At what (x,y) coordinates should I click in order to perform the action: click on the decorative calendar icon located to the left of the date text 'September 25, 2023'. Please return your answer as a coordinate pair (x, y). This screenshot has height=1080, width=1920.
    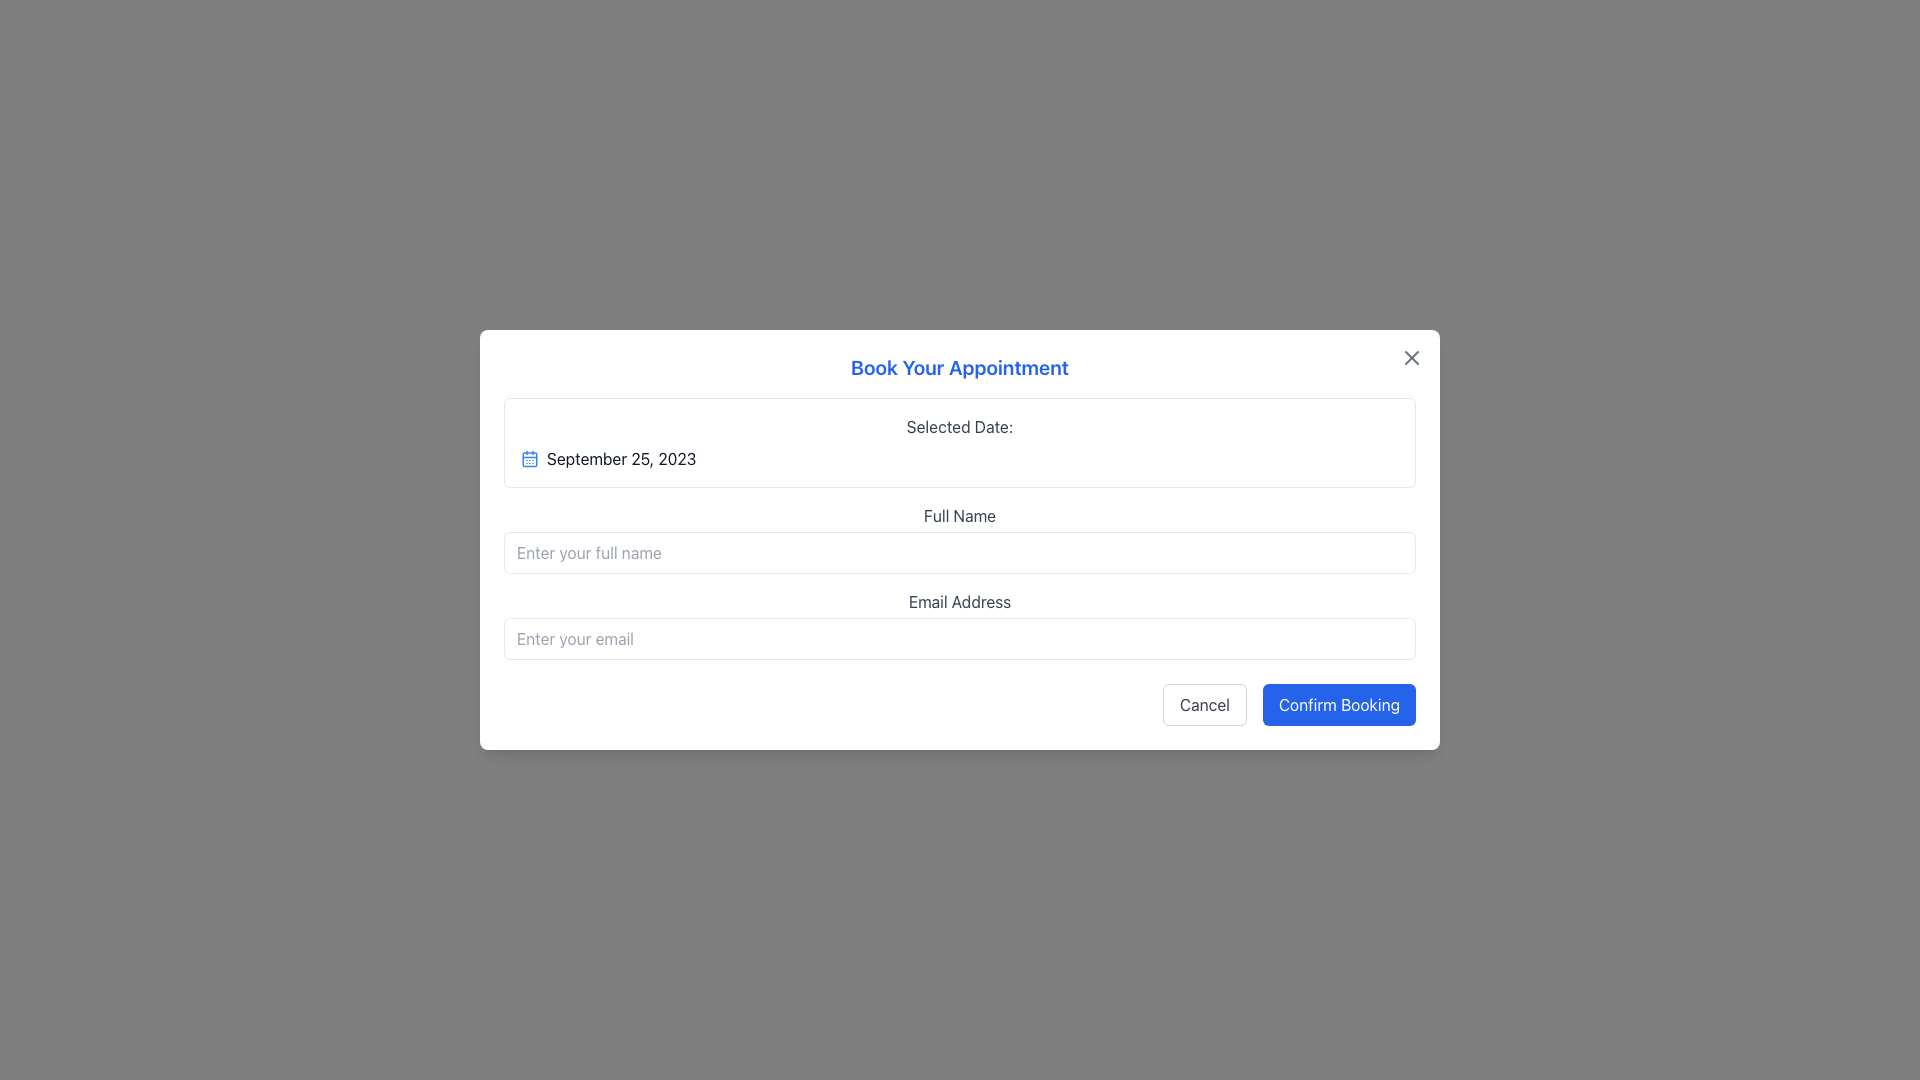
    Looking at the image, I should click on (529, 459).